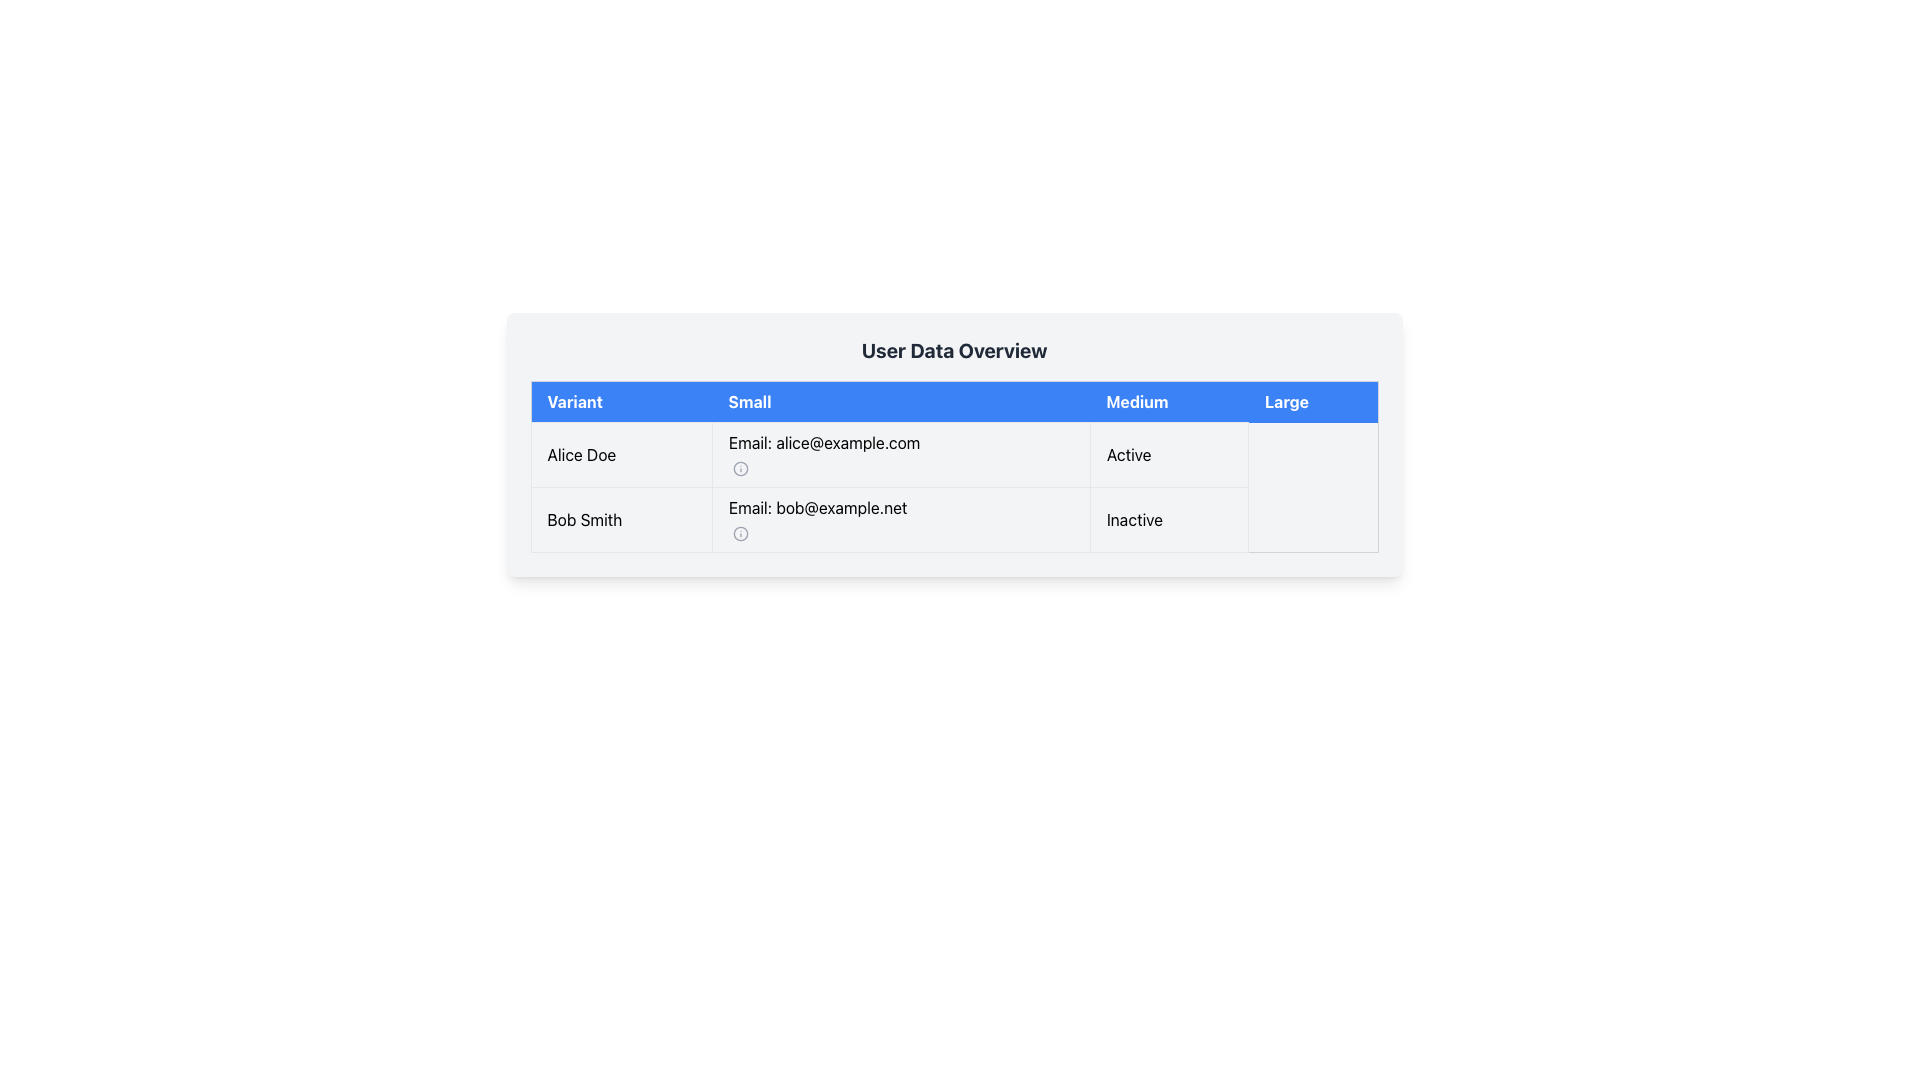  What do you see at coordinates (620, 455) in the screenshot?
I see `name displayed in the first column of the first row of the table, which shows 'Alice Doe'` at bounding box center [620, 455].